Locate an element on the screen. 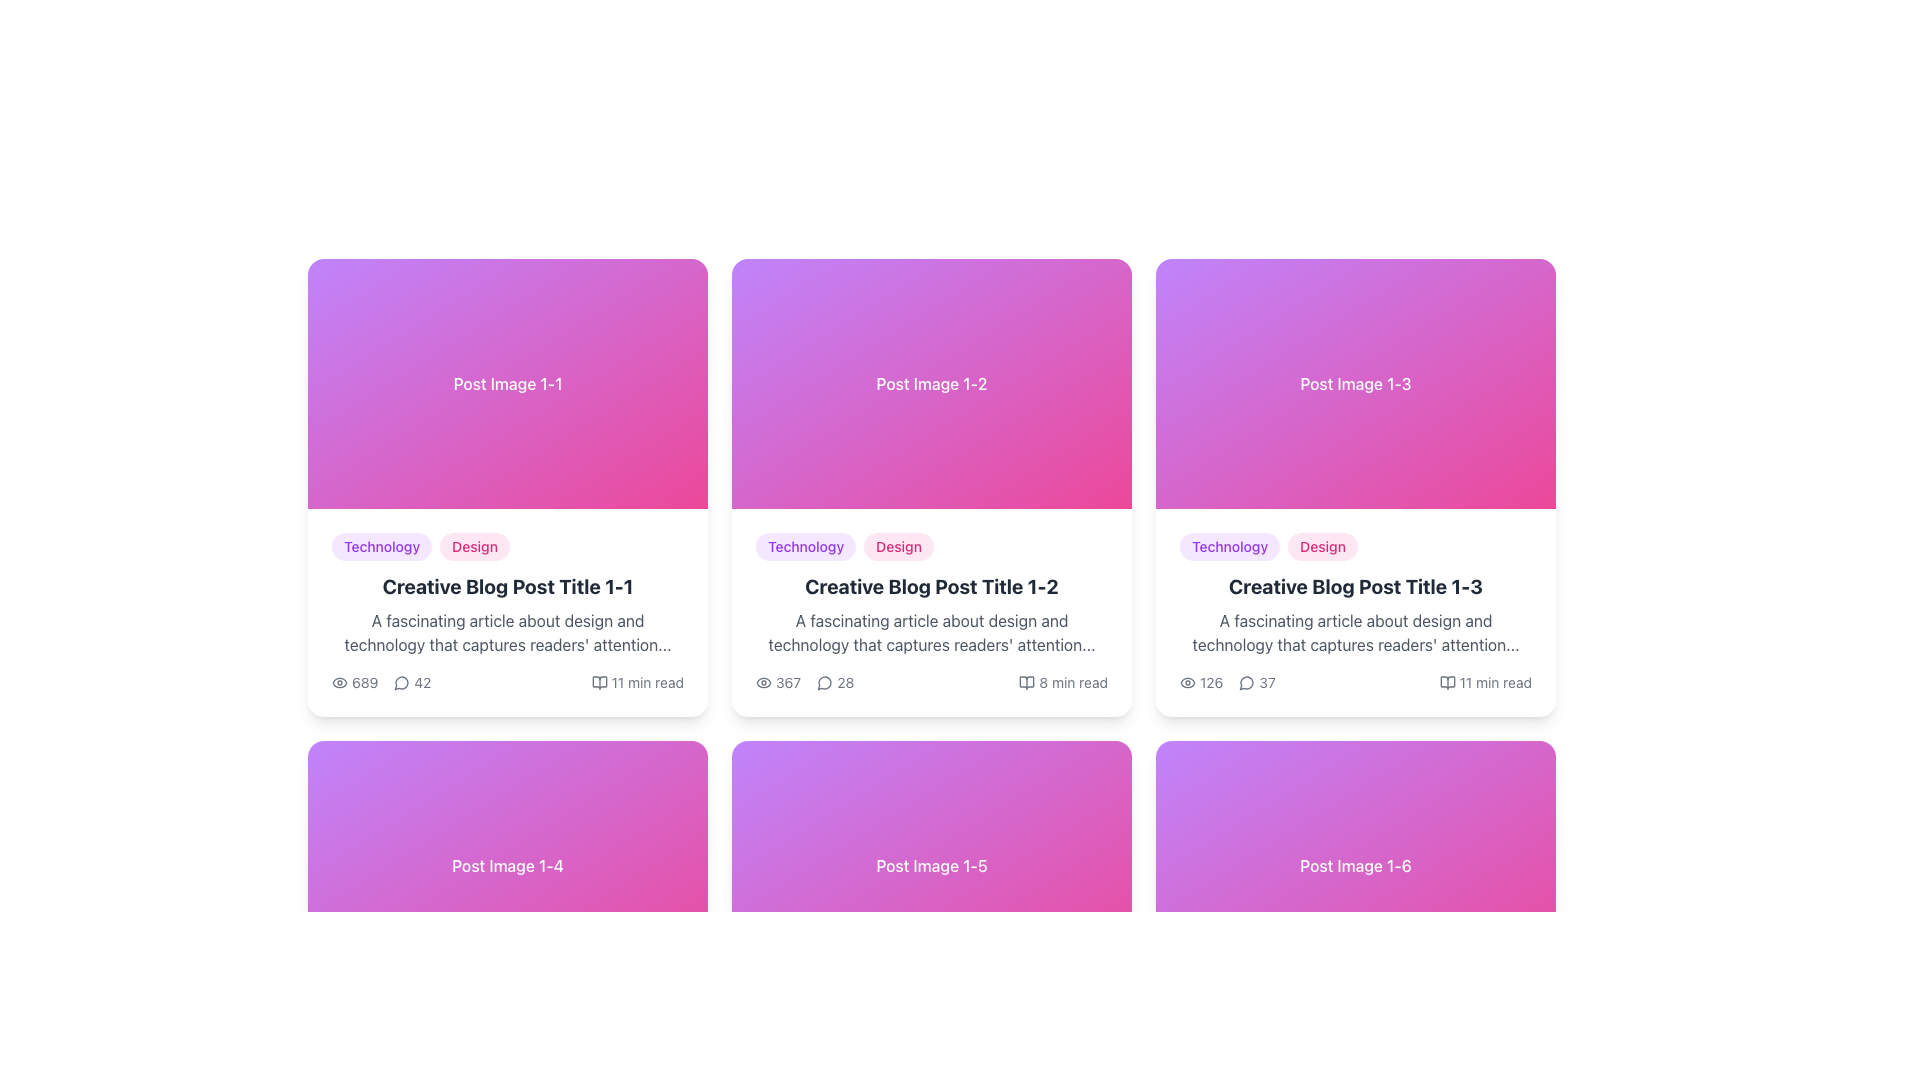 This screenshot has height=1080, width=1920. the text label that serves as the title for a blog post or article, located at the center of the layout underneath the tags 'Technology' and 'Design', to change its color is located at coordinates (508, 585).